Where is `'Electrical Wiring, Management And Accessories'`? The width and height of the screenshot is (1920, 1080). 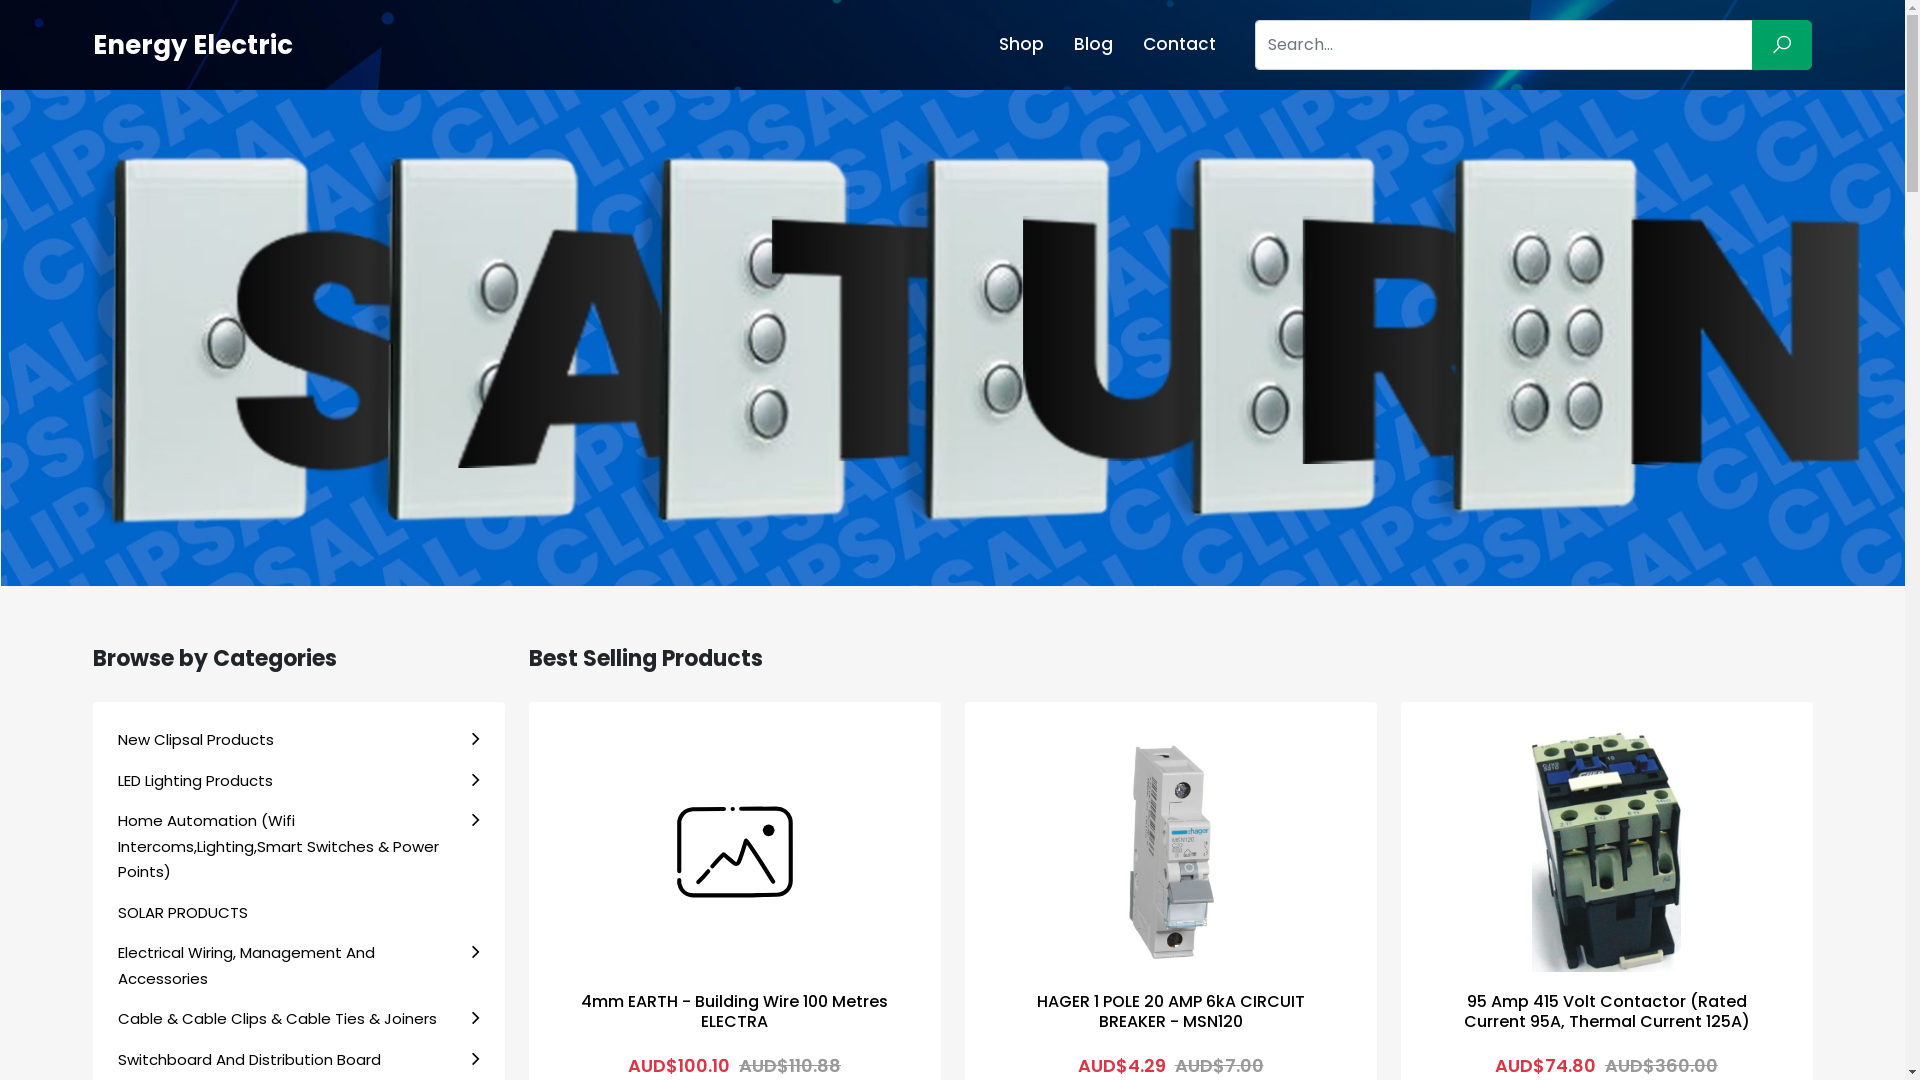
'Electrical Wiring, Management And Accessories' is located at coordinates (297, 964).